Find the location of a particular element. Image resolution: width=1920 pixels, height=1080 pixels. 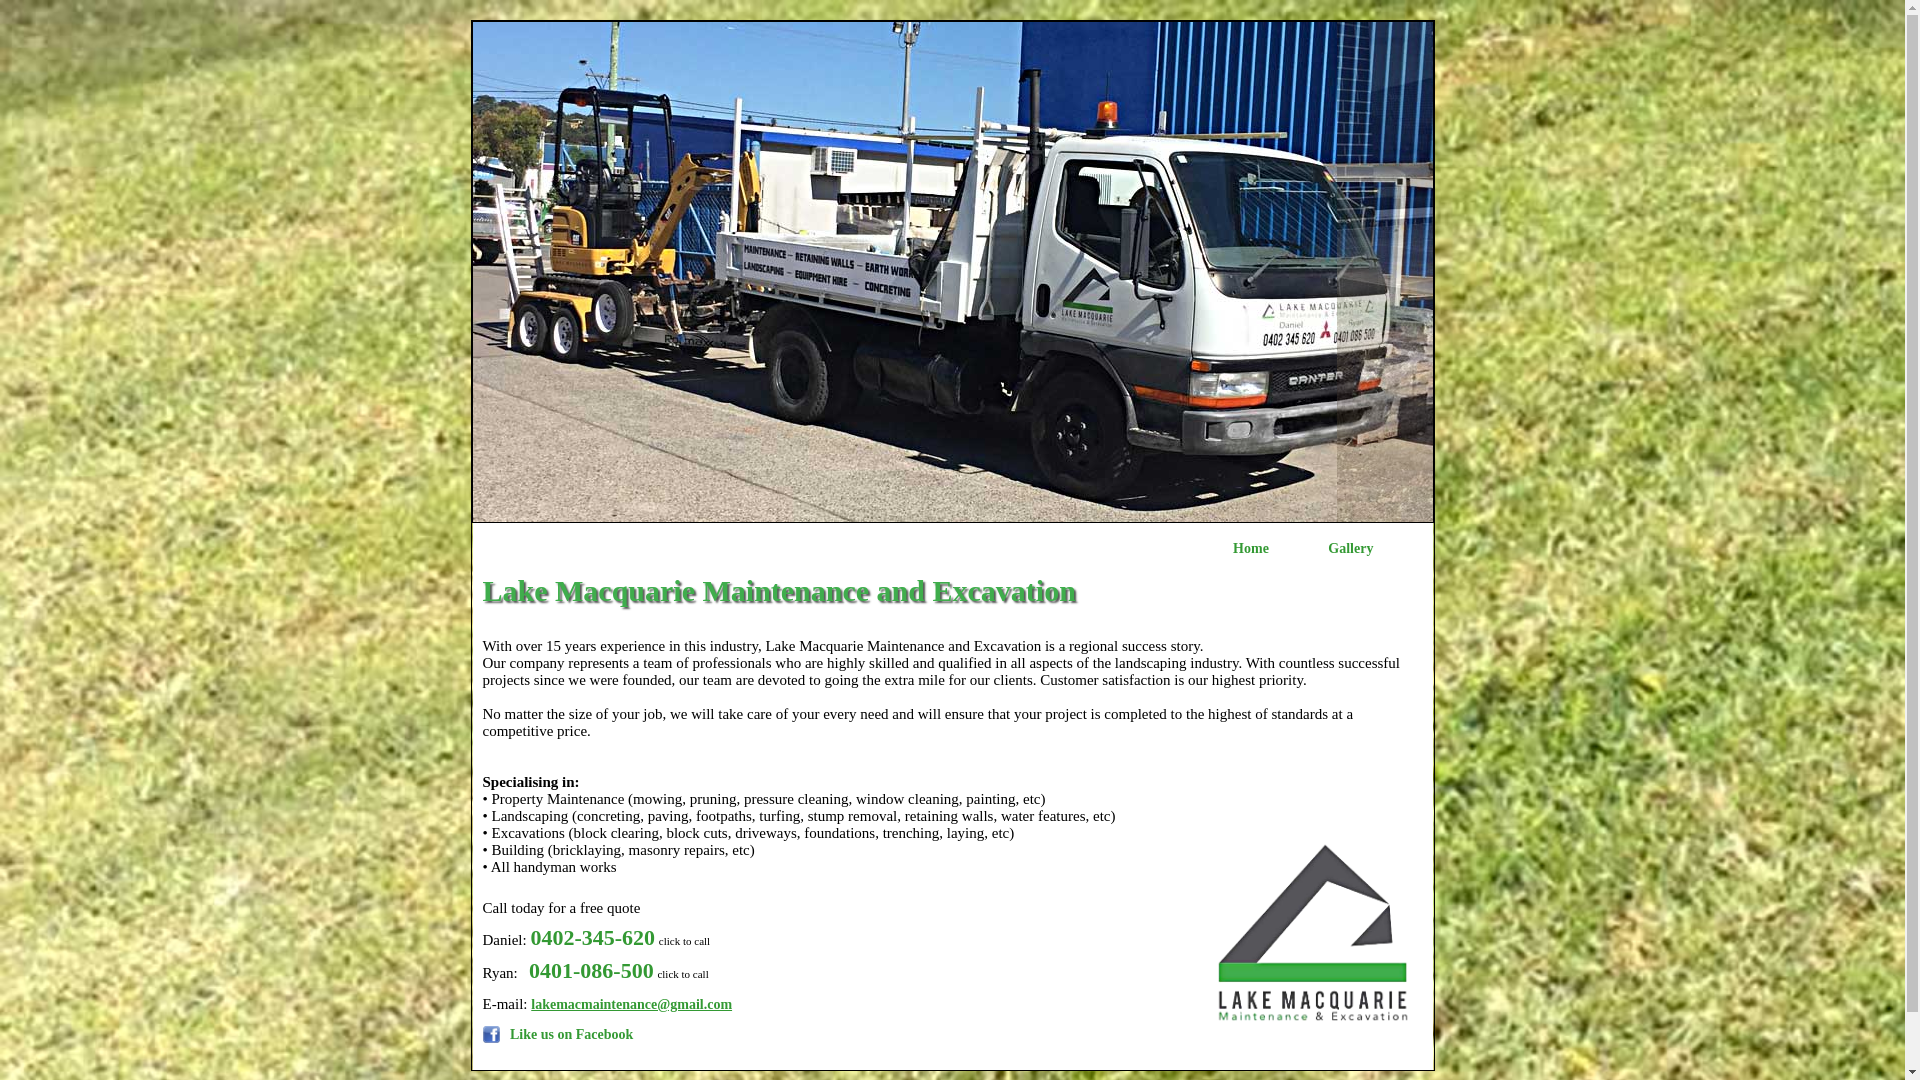

'0401-086-500' is located at coordinates (590, 969).